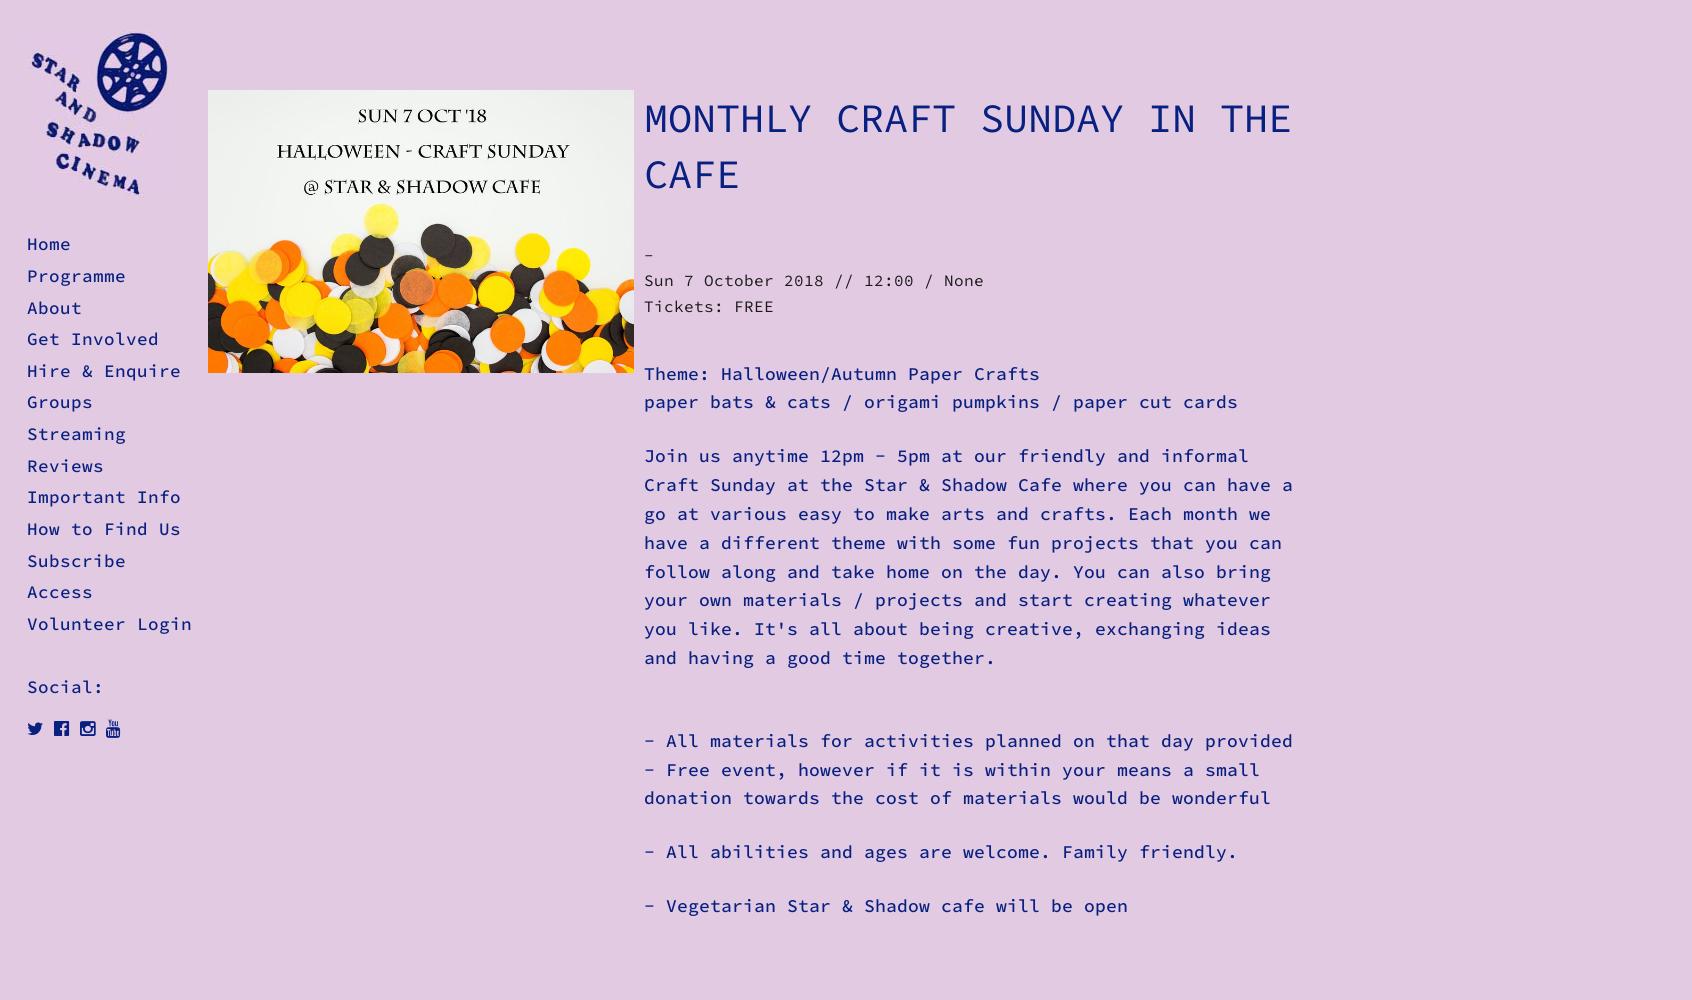 The height and width of the screenshot is (1000, 1692). What do you see at coordinates (76, 275) in the screenshot?
I see `'Programme'` at bounding box center [76, 275].